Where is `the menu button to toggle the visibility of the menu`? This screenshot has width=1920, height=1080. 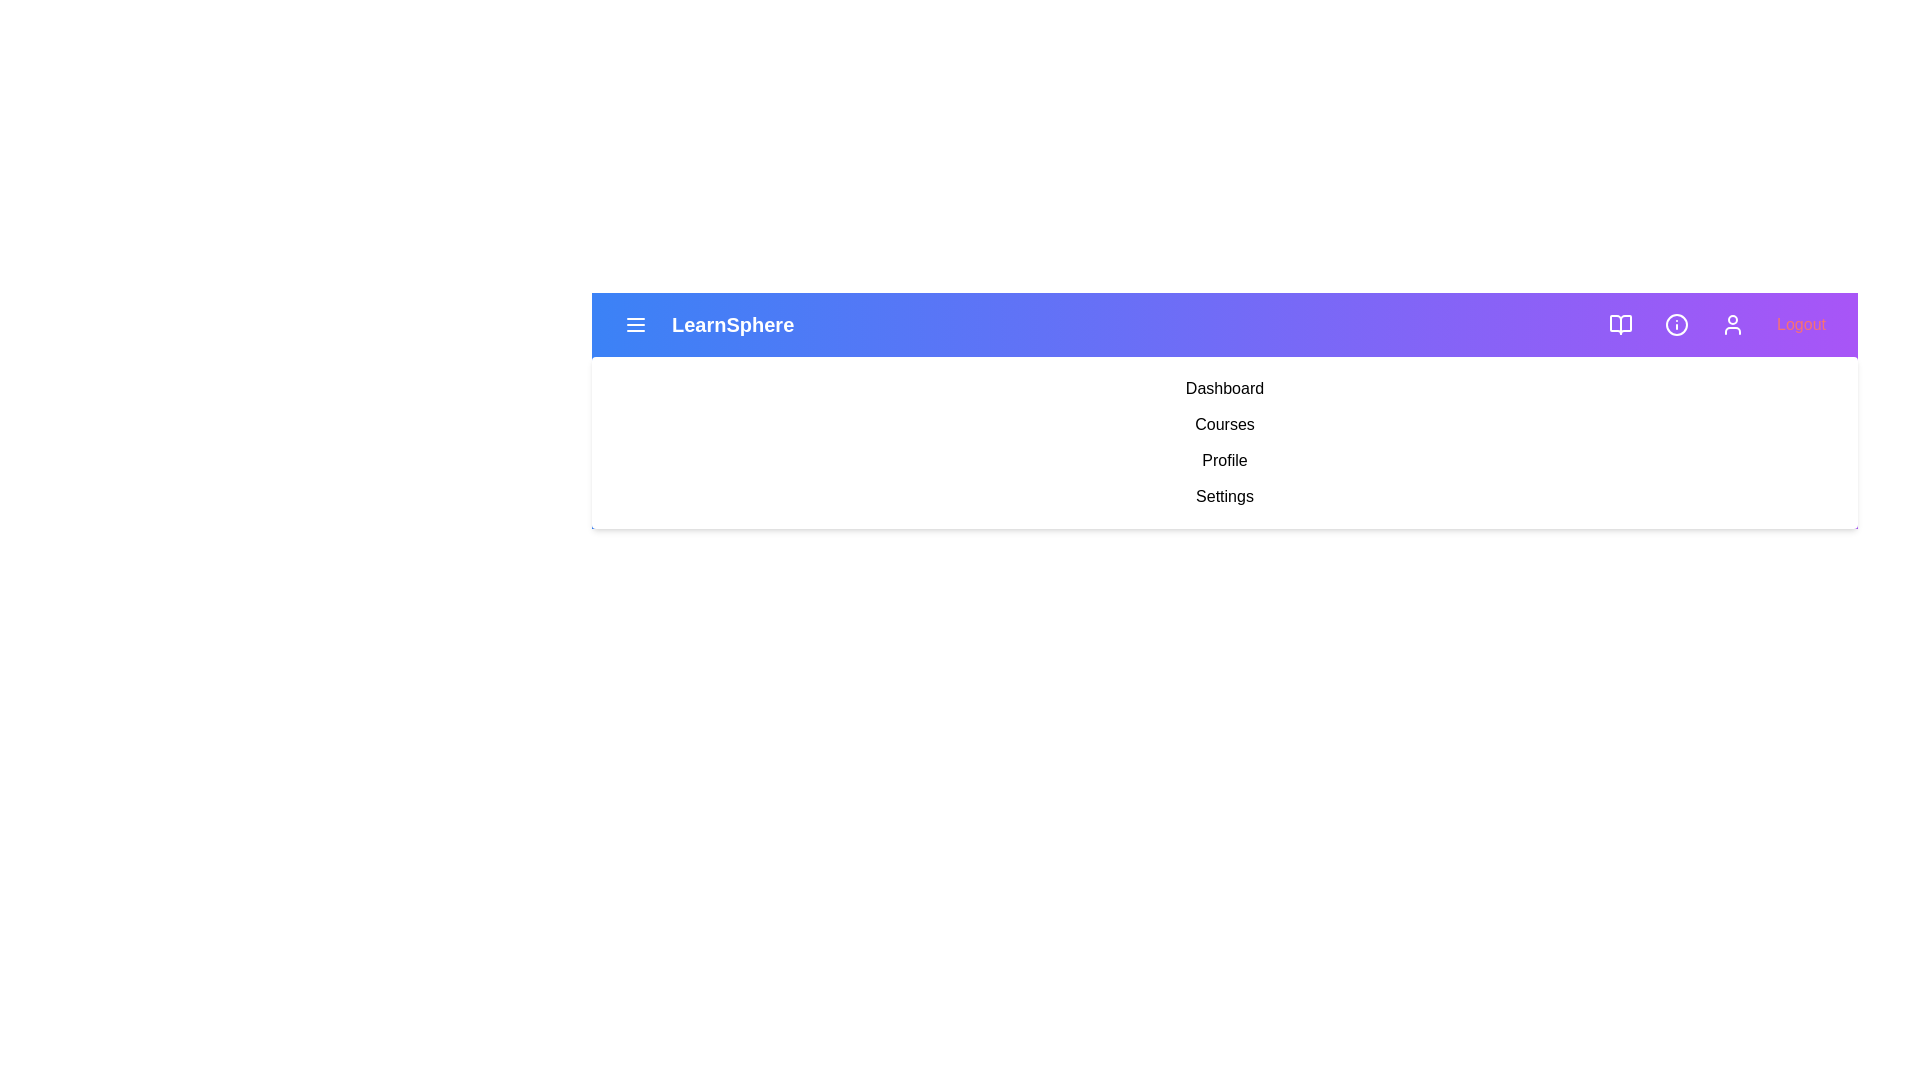
the menu button to toggle the visibility of the menu is located at coordinates (634, 323).